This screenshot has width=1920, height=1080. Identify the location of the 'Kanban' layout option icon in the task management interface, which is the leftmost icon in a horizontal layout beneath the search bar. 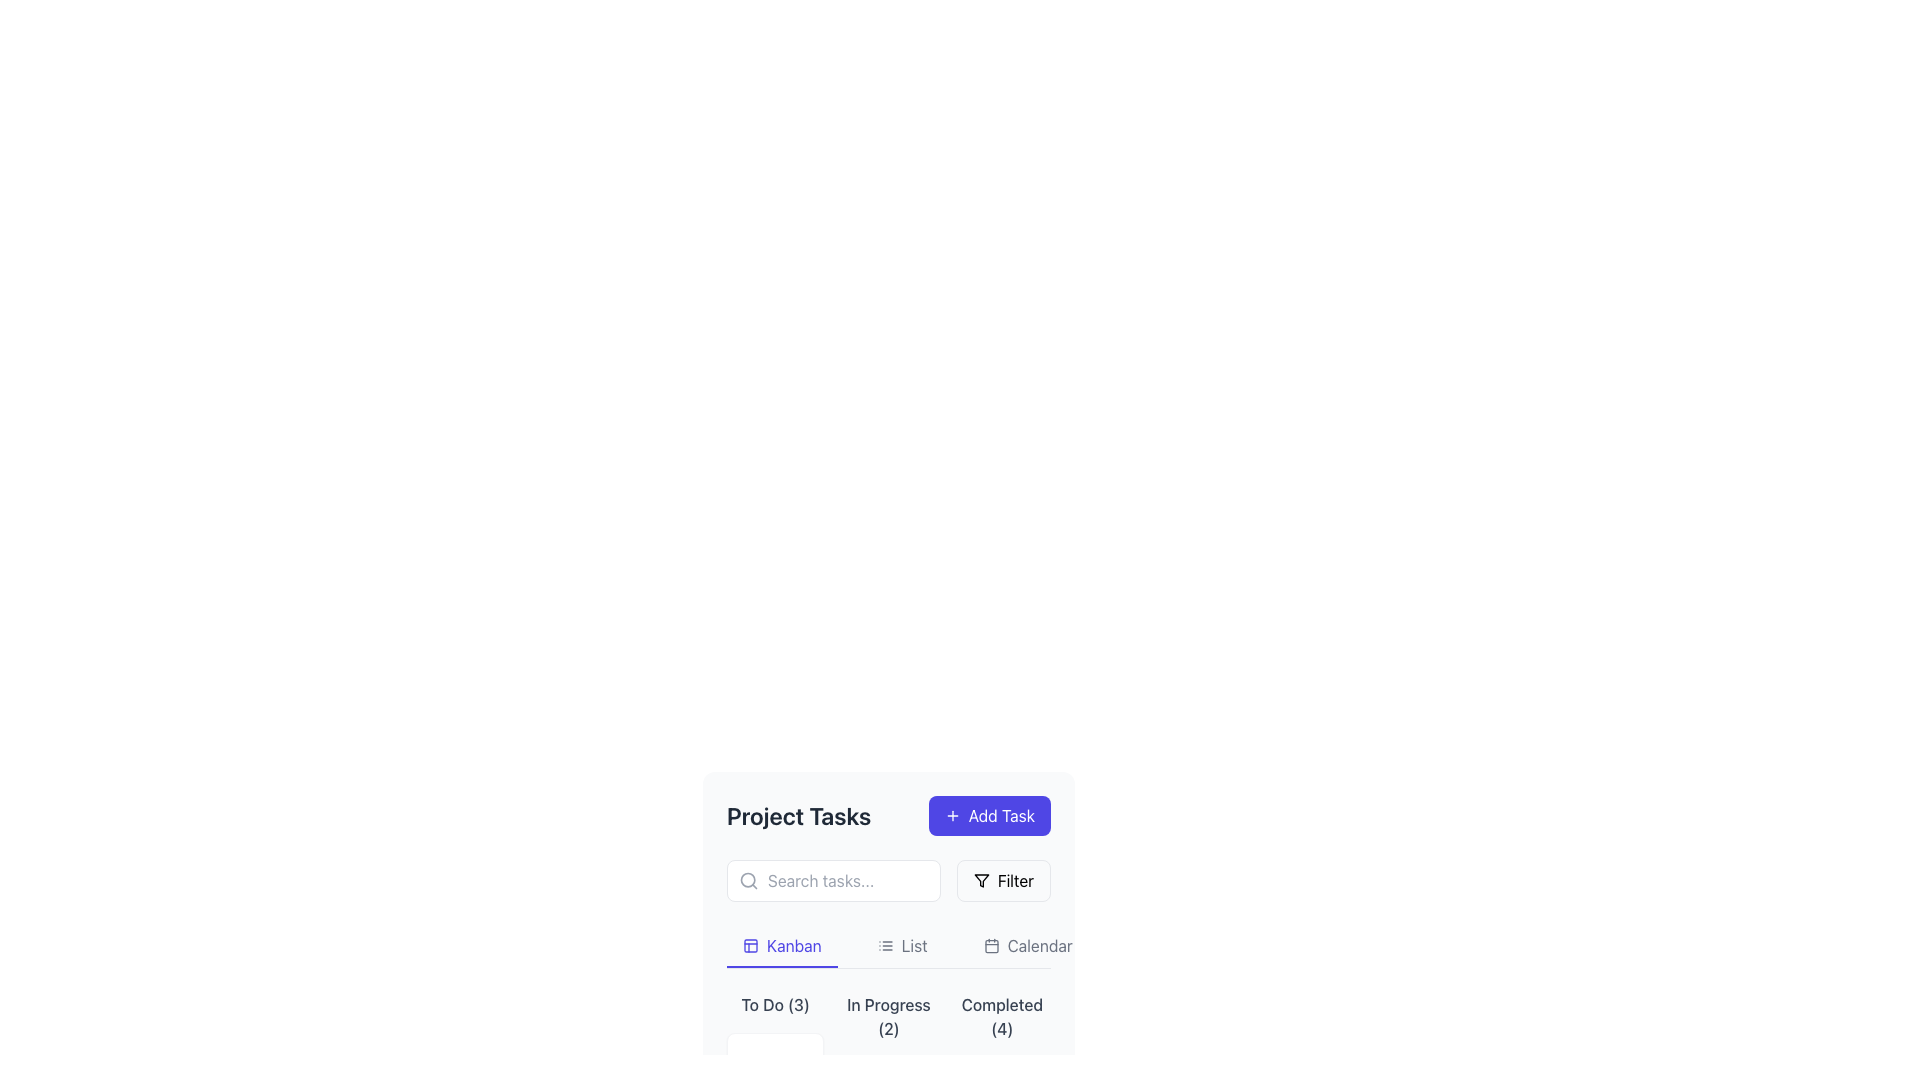
(749, 945).